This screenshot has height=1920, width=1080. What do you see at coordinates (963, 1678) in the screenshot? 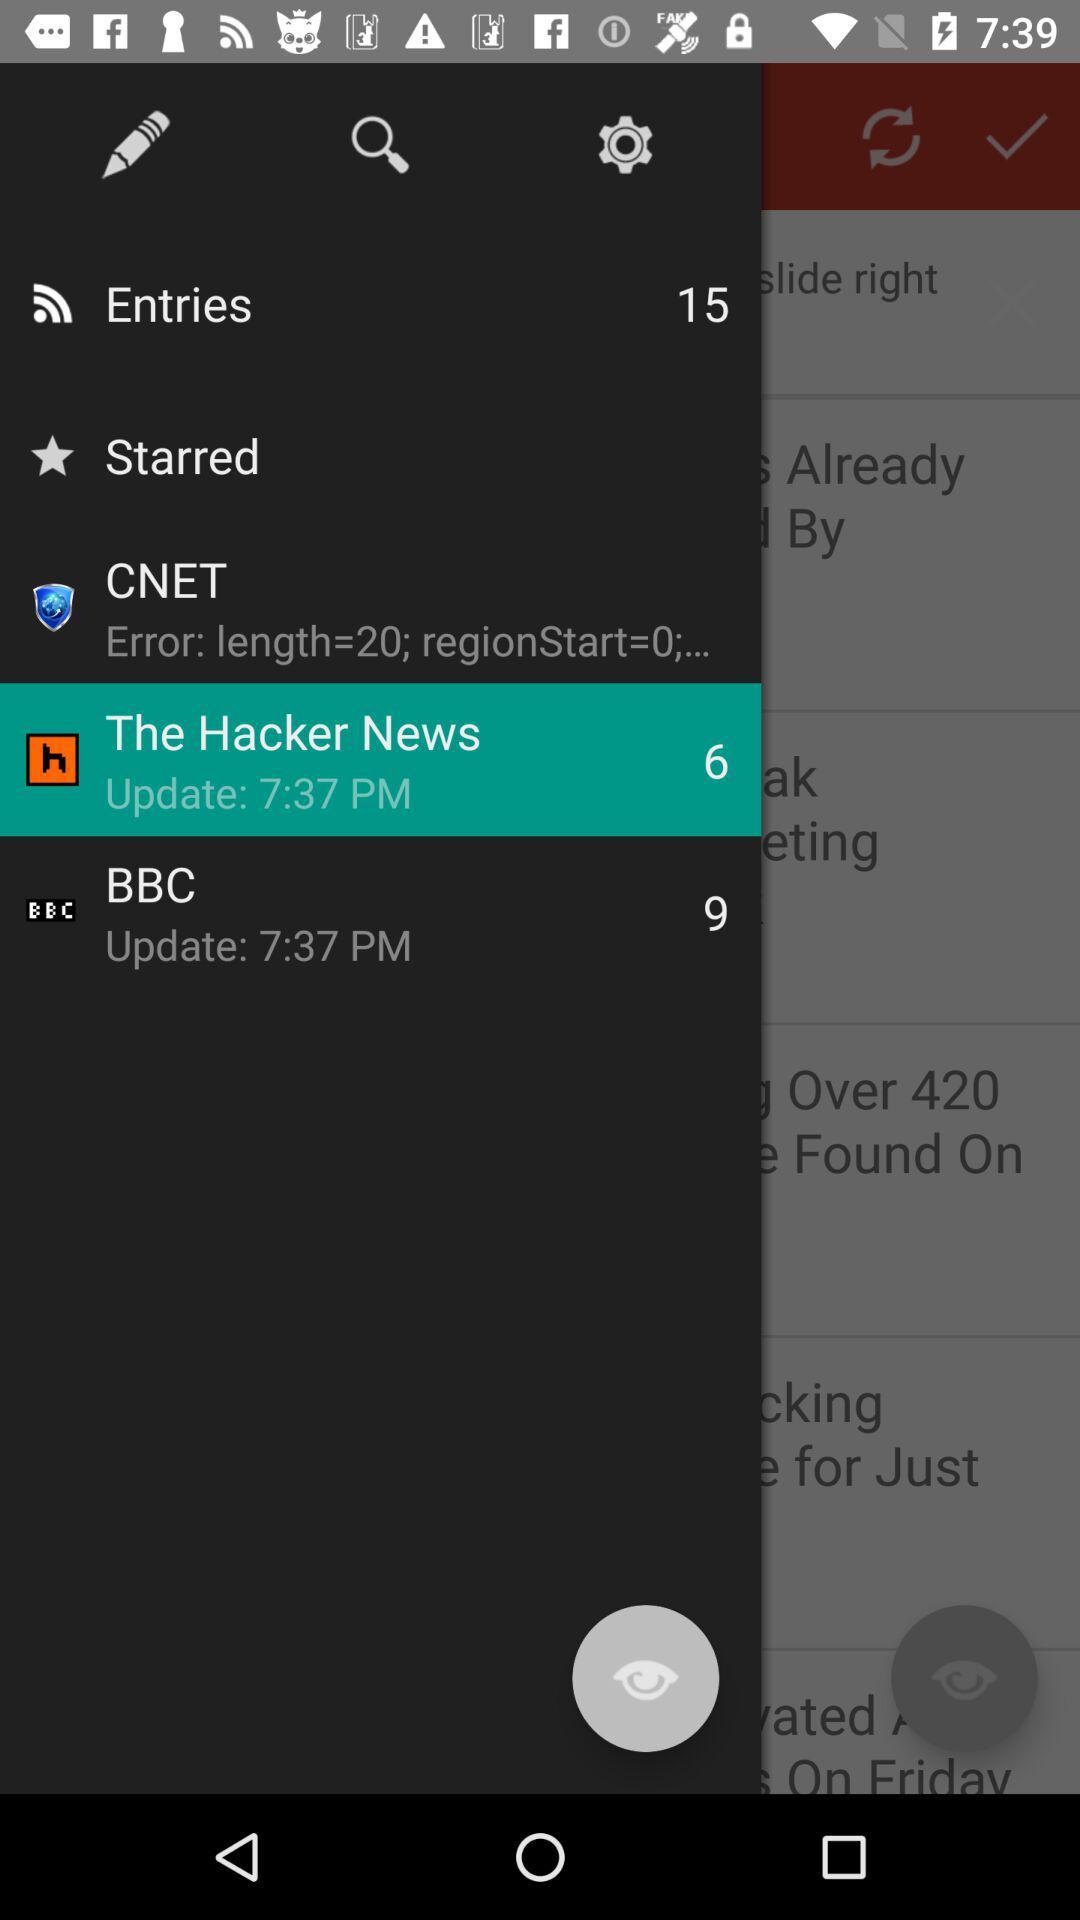
I see `the visibility icon` at bounding box center [963, 1678].